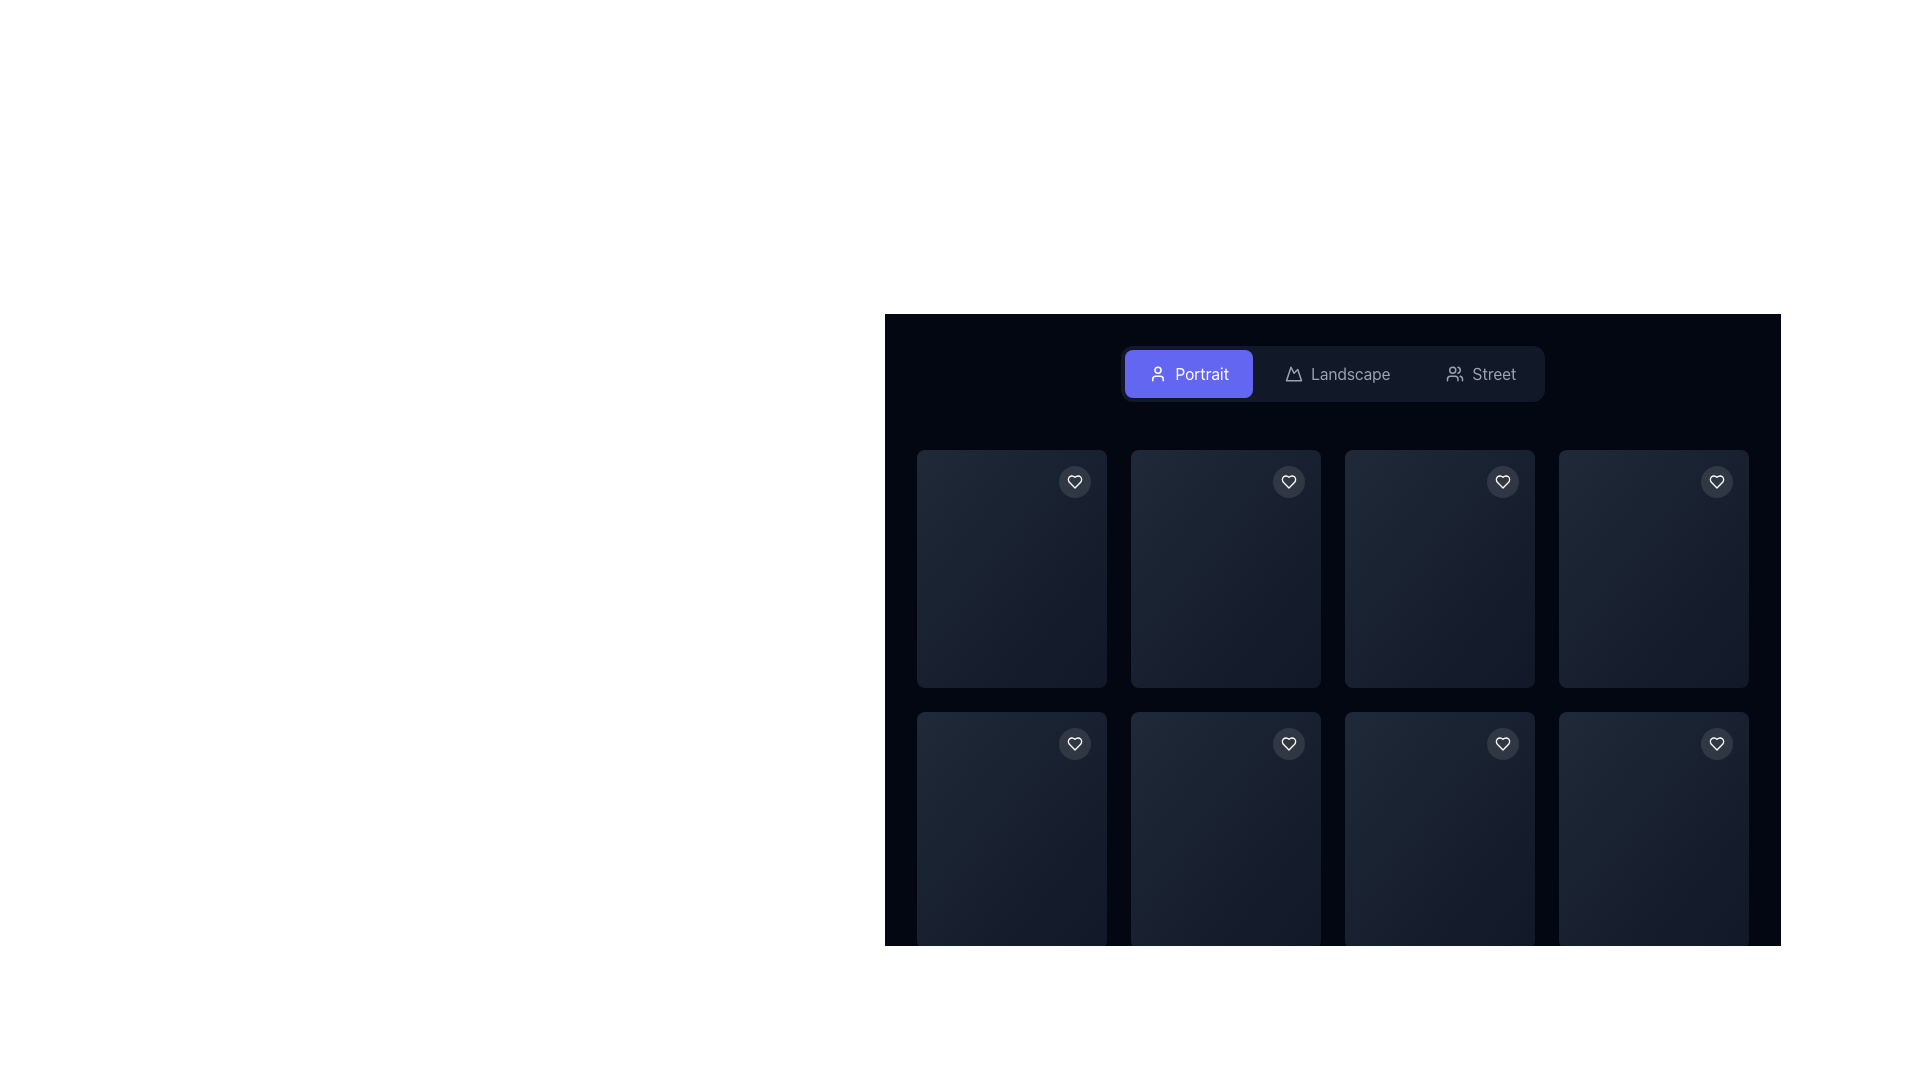 Image resolution: width=1920 pixels, height=1080 pixels. I want to click on the heart-shaped icon button located in the upper-right corner of the second card in the grid layout, so click(1289, 482).